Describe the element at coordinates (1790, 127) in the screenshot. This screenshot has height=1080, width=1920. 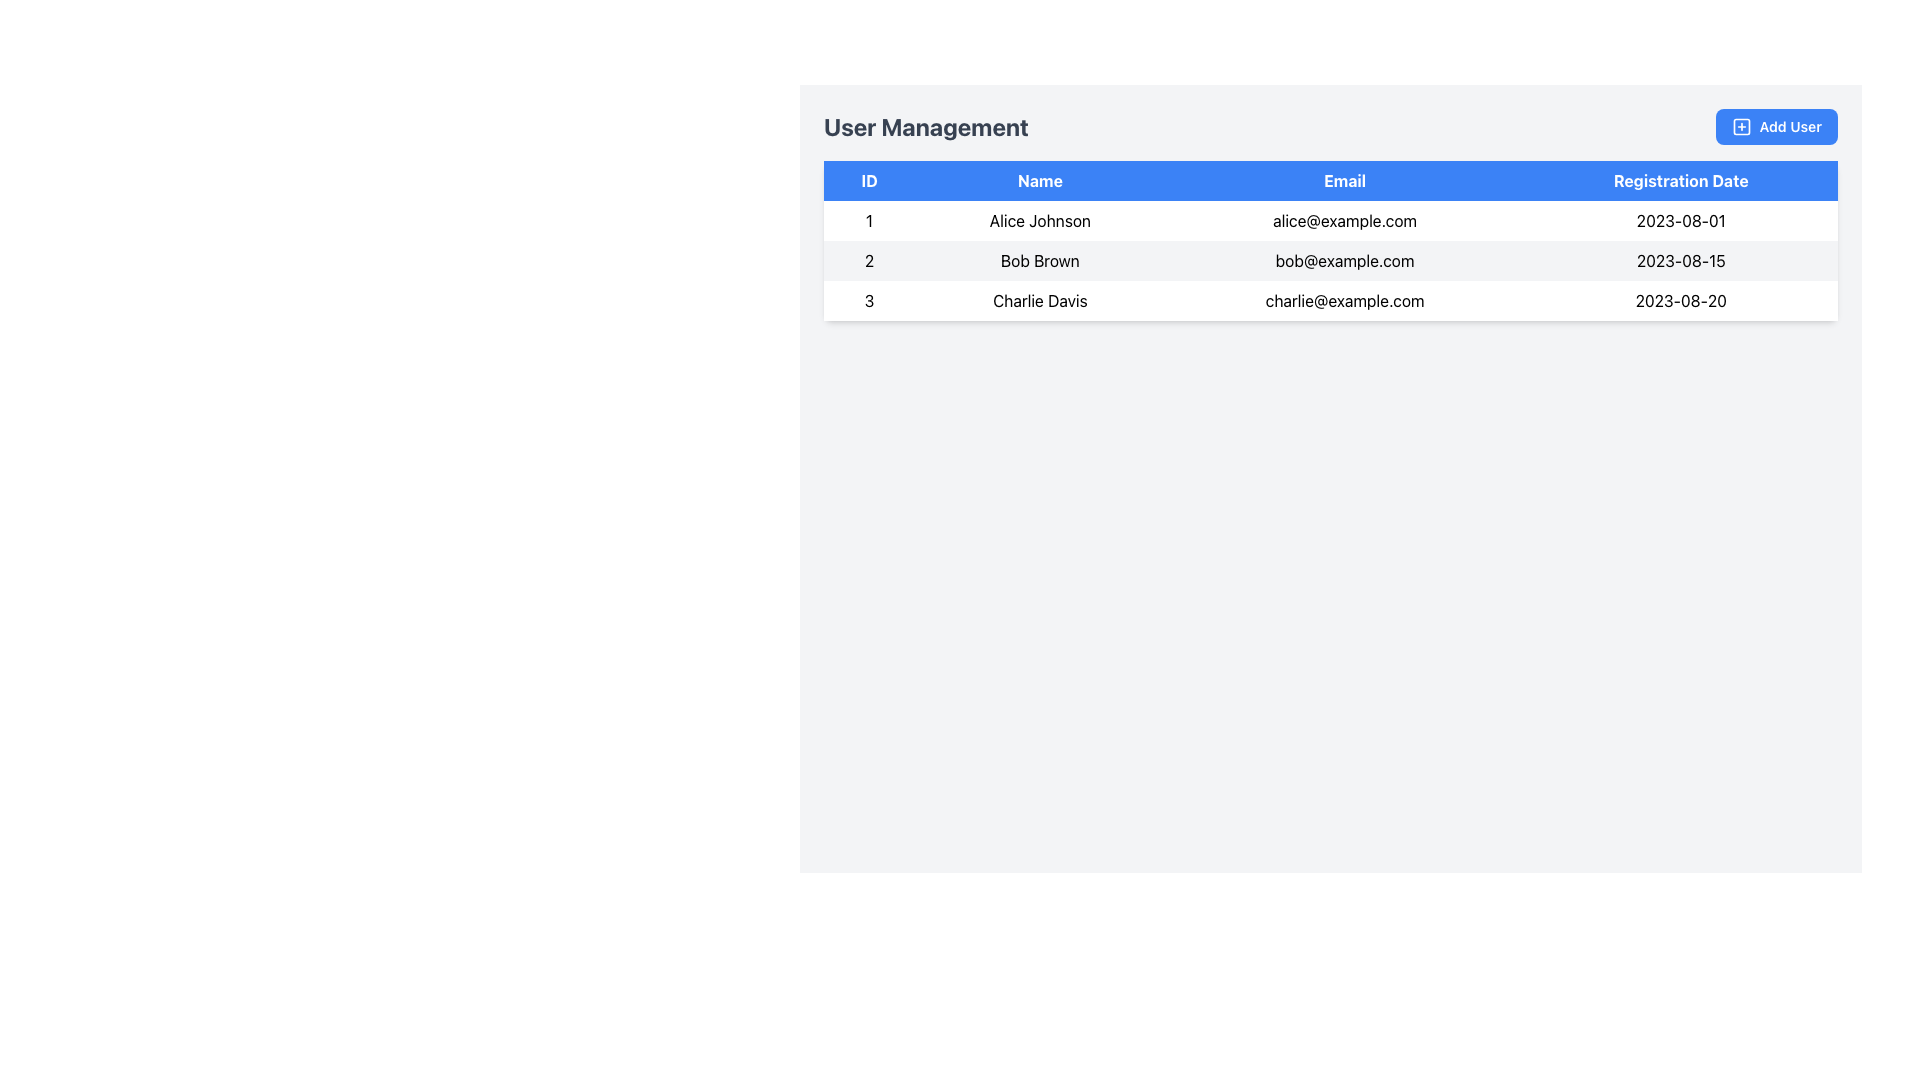
I see `the 'Add User' text label located within the button in the top-right corner to invoke the action of adding a new user` at that location.